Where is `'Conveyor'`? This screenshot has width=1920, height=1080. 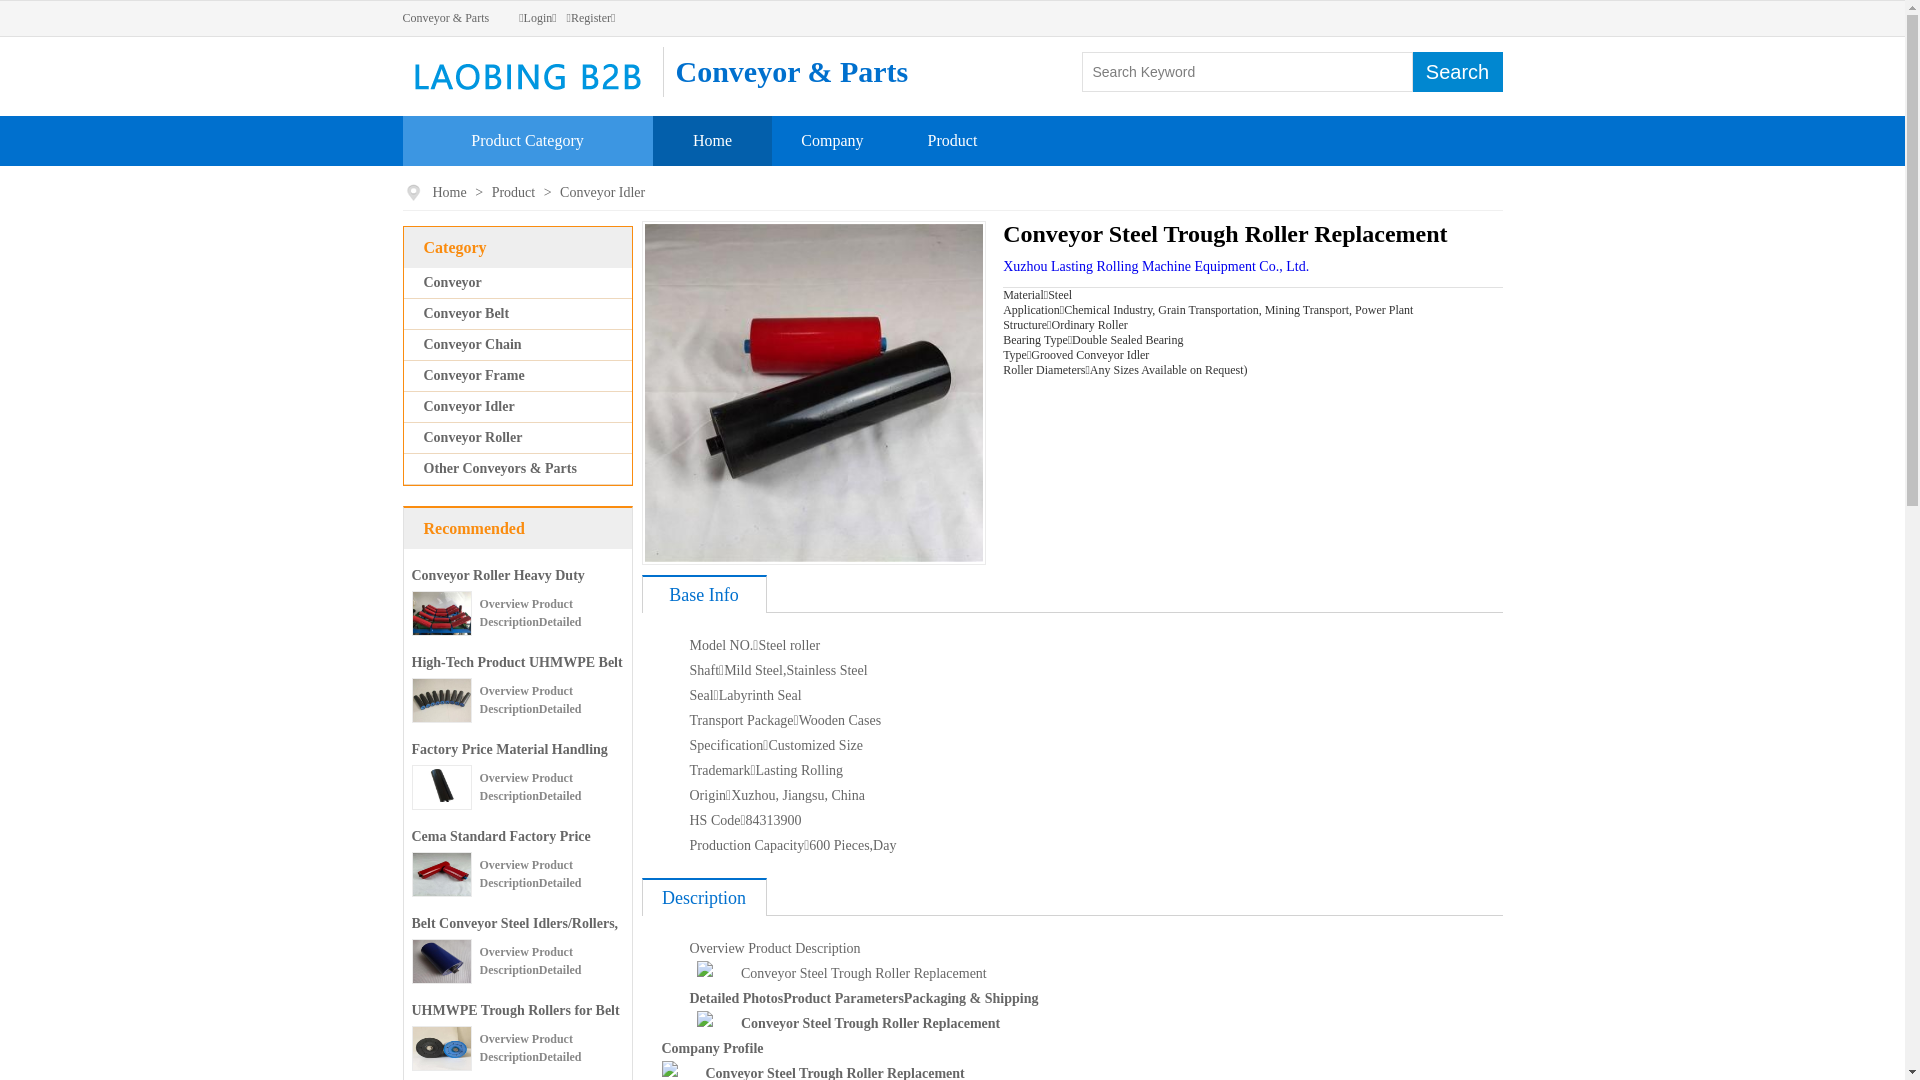 'Conveyor' is located at coordinates (451, 282).